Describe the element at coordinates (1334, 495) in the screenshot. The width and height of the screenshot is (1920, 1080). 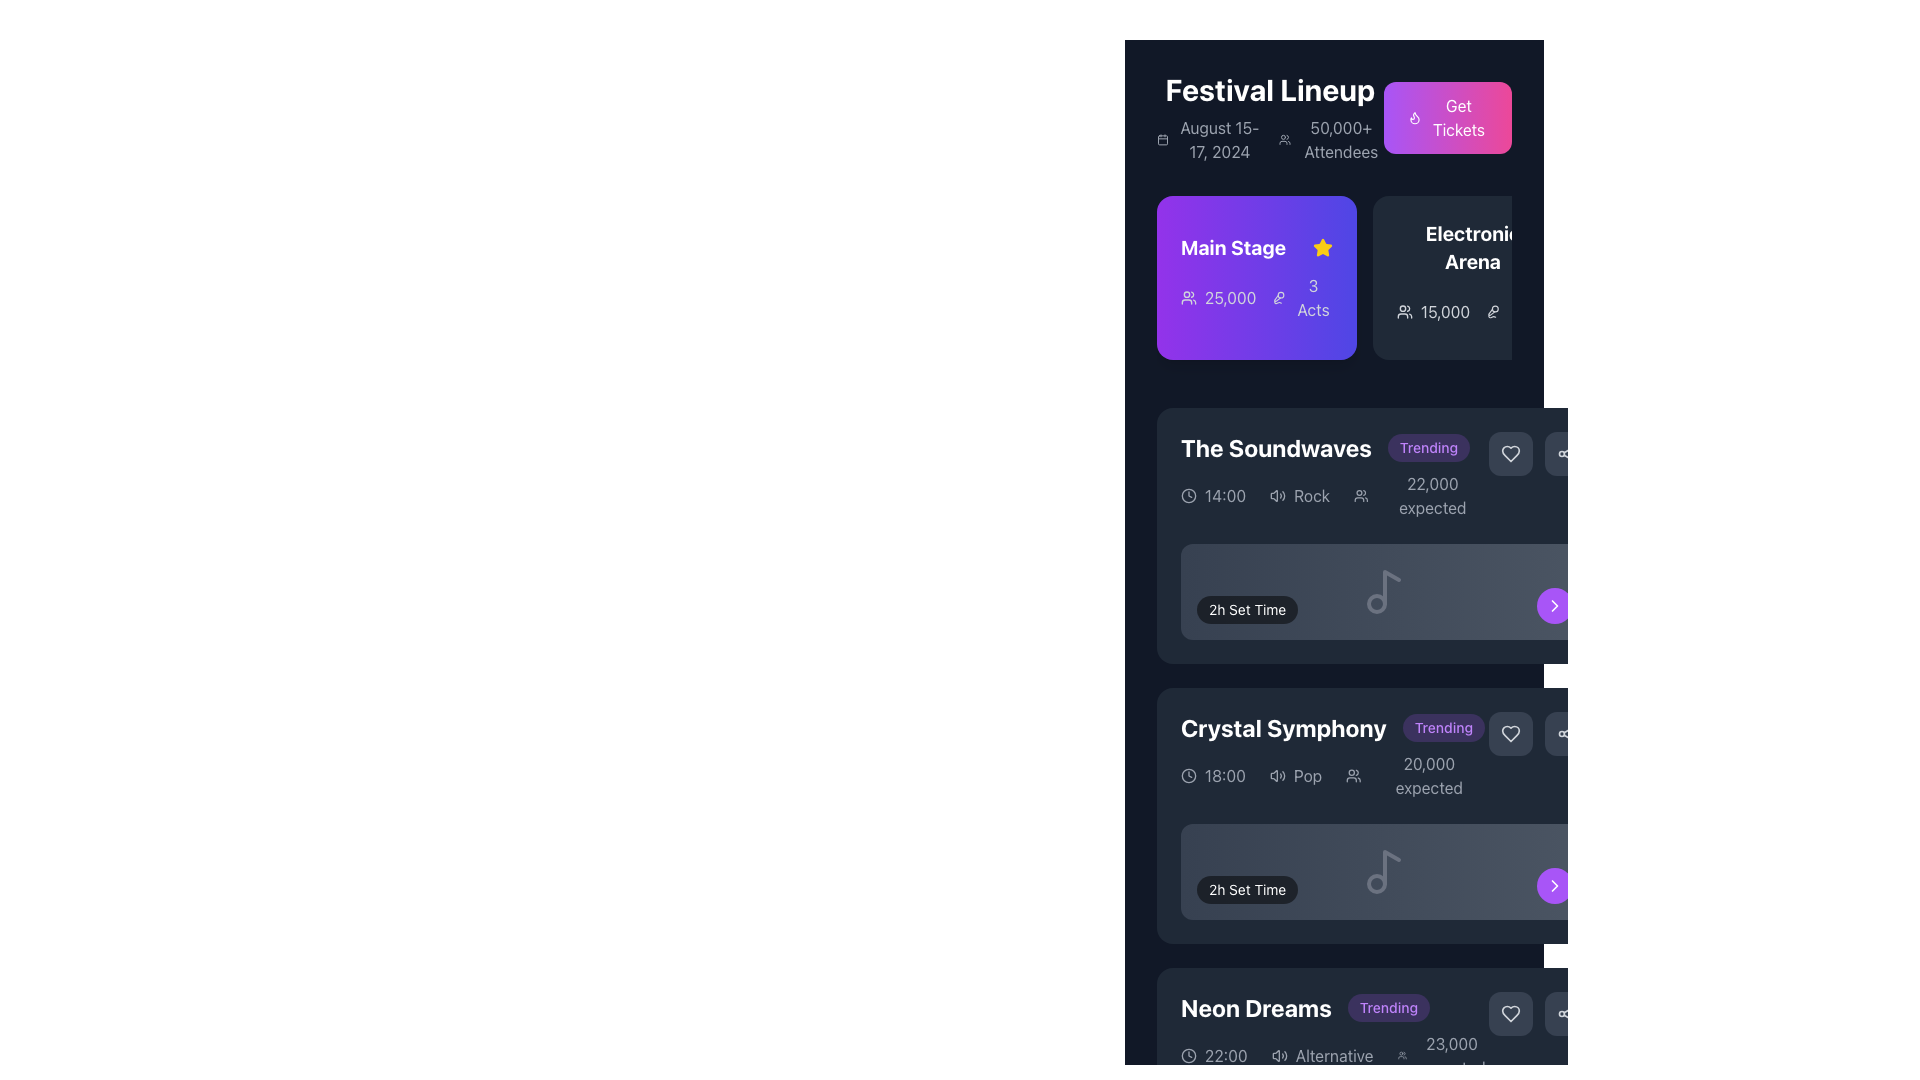
I see `the Informational display row that shows key event information in 'The Soundwaves' section, located beneath its title and next to a 'Trending' badge` at that location.